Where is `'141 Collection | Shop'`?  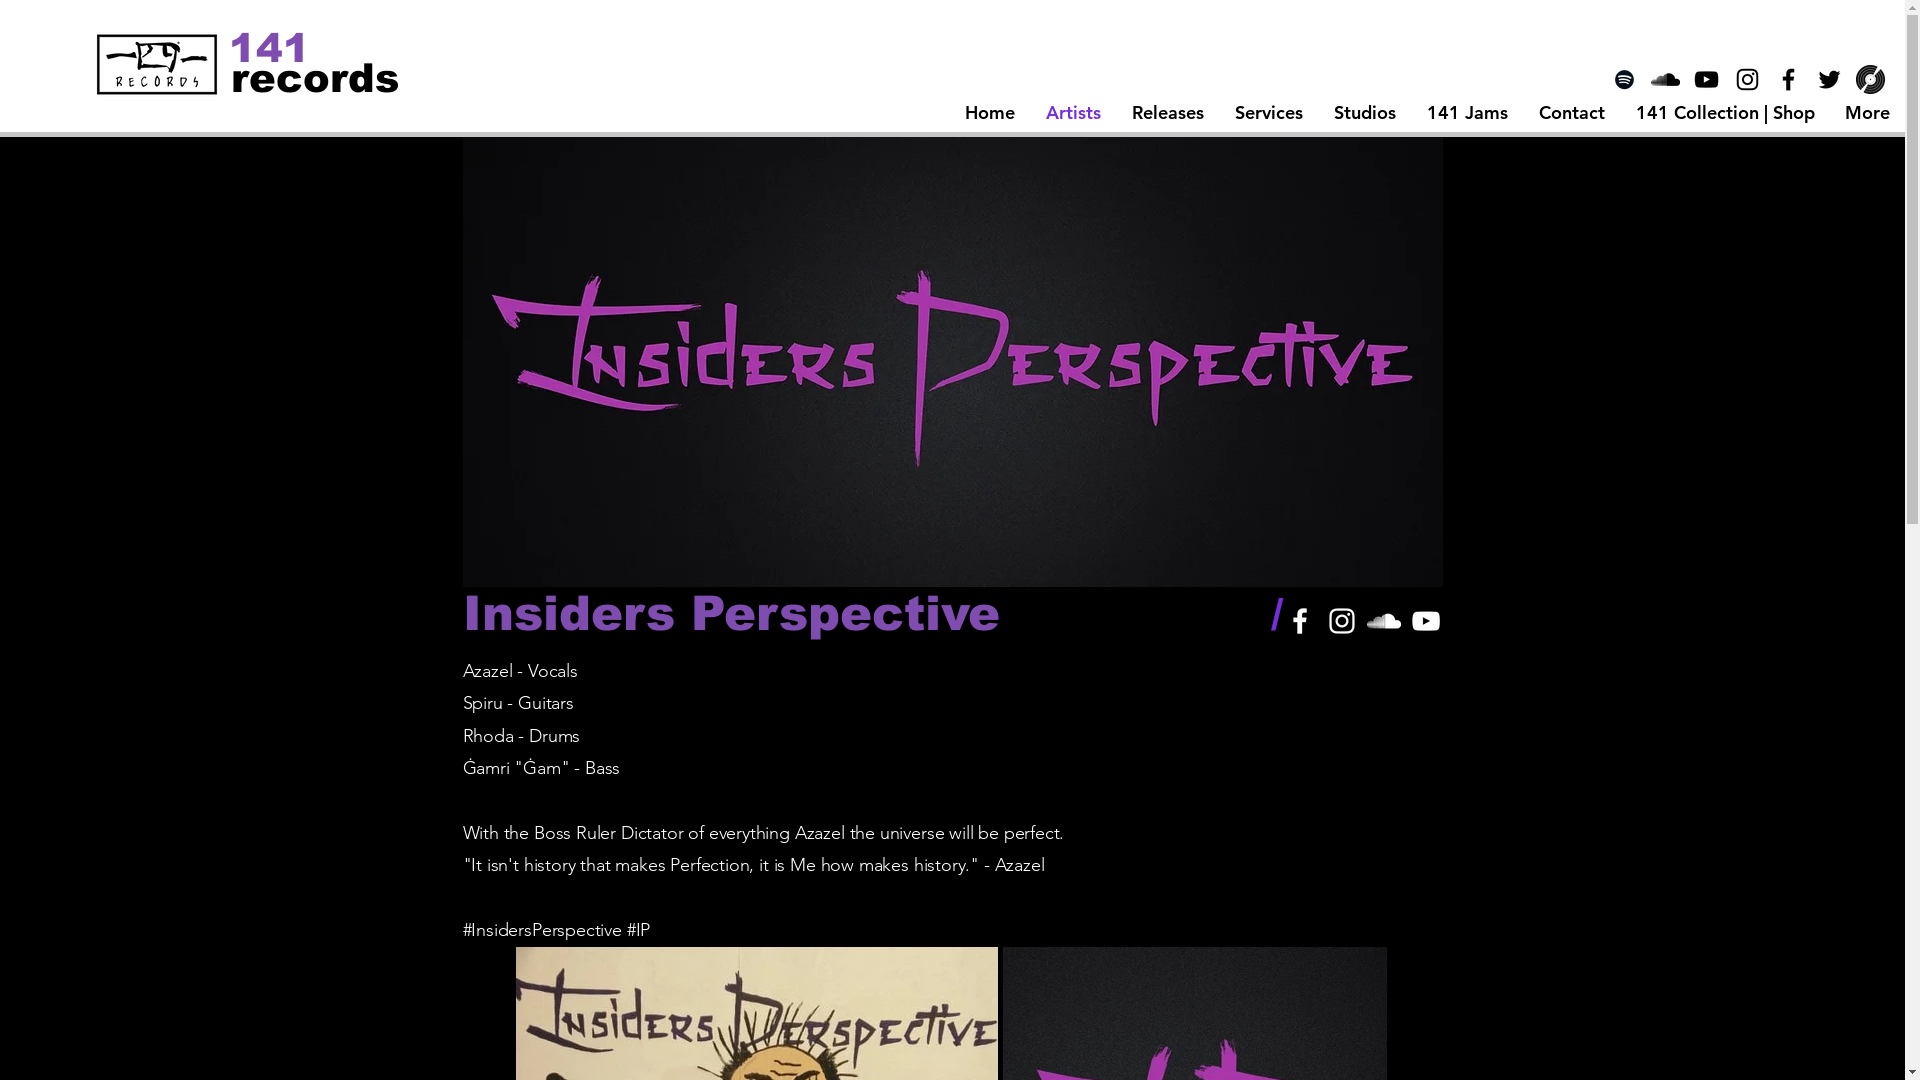 '141 Collection | Shop' is located at coordinates (1723, 112).